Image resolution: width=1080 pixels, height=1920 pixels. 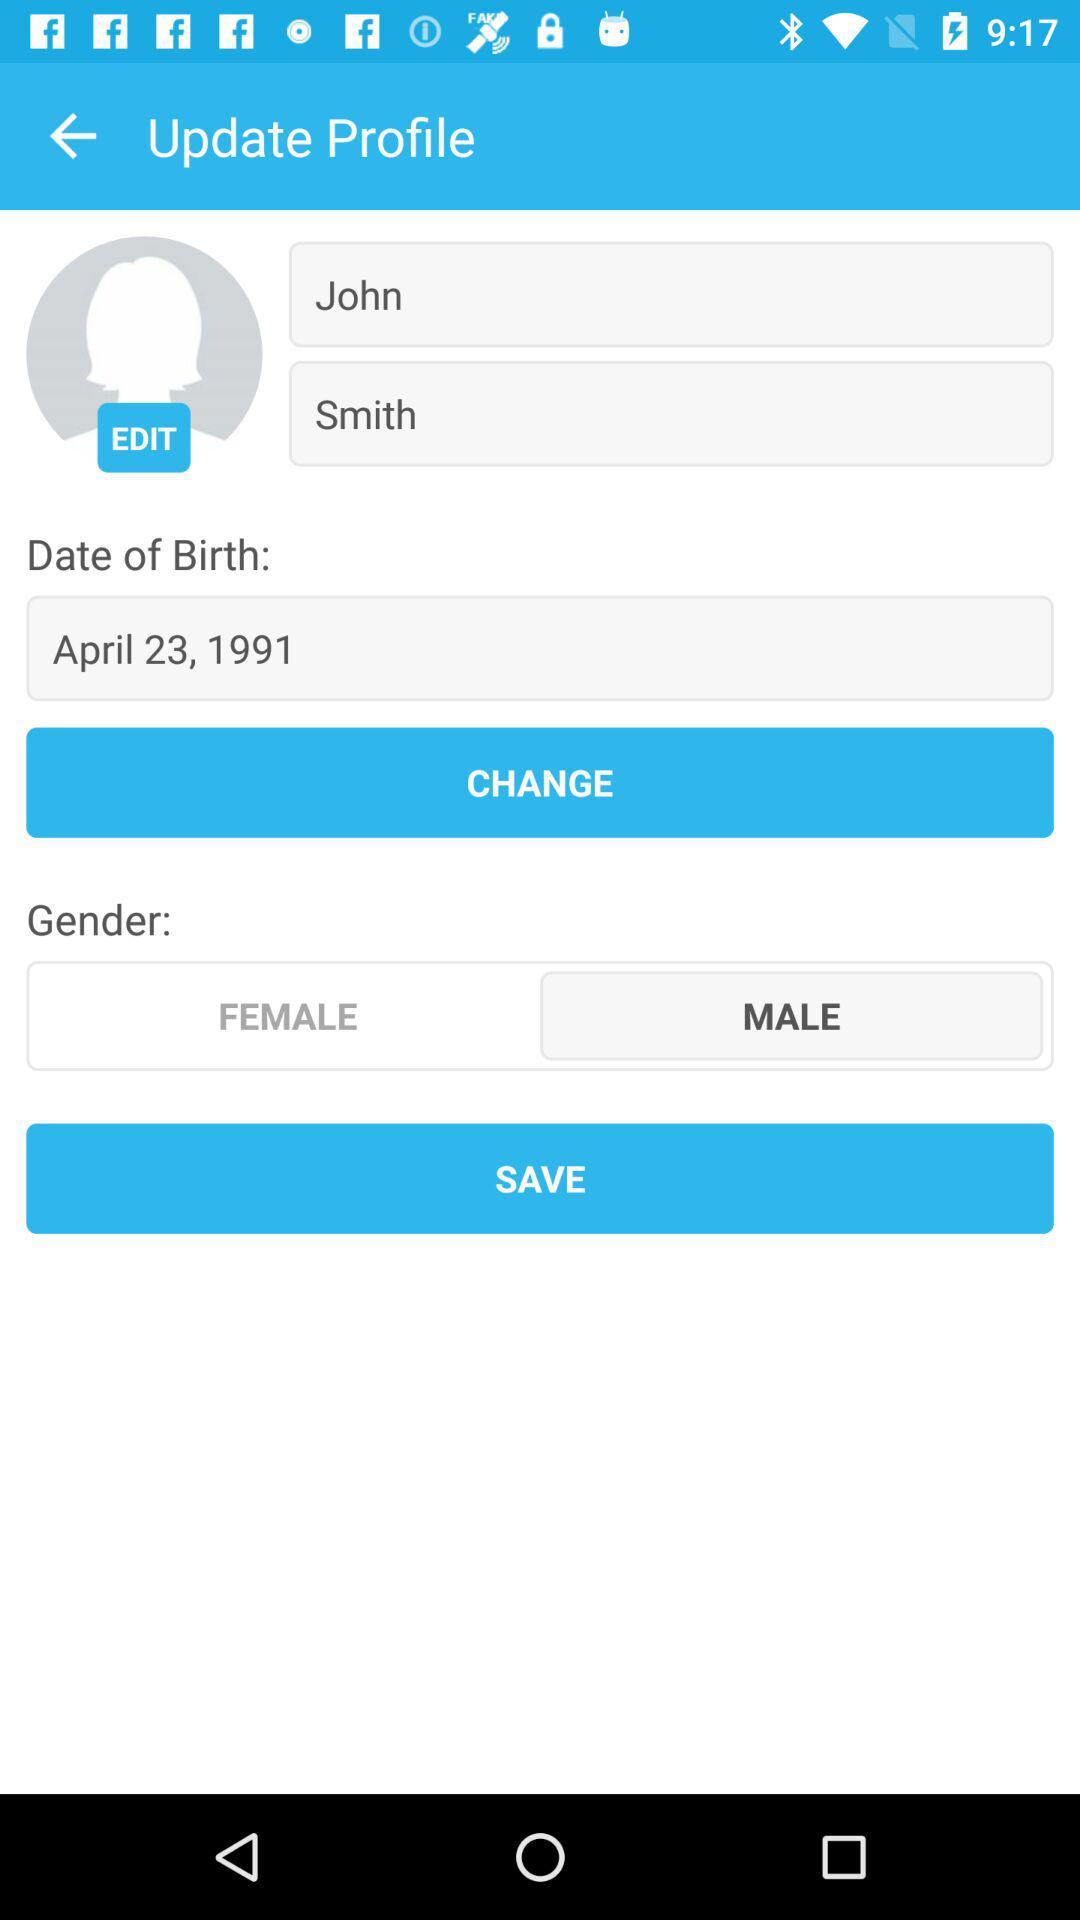 I want to click on the icon below the john item, so click(x=671, y=412).